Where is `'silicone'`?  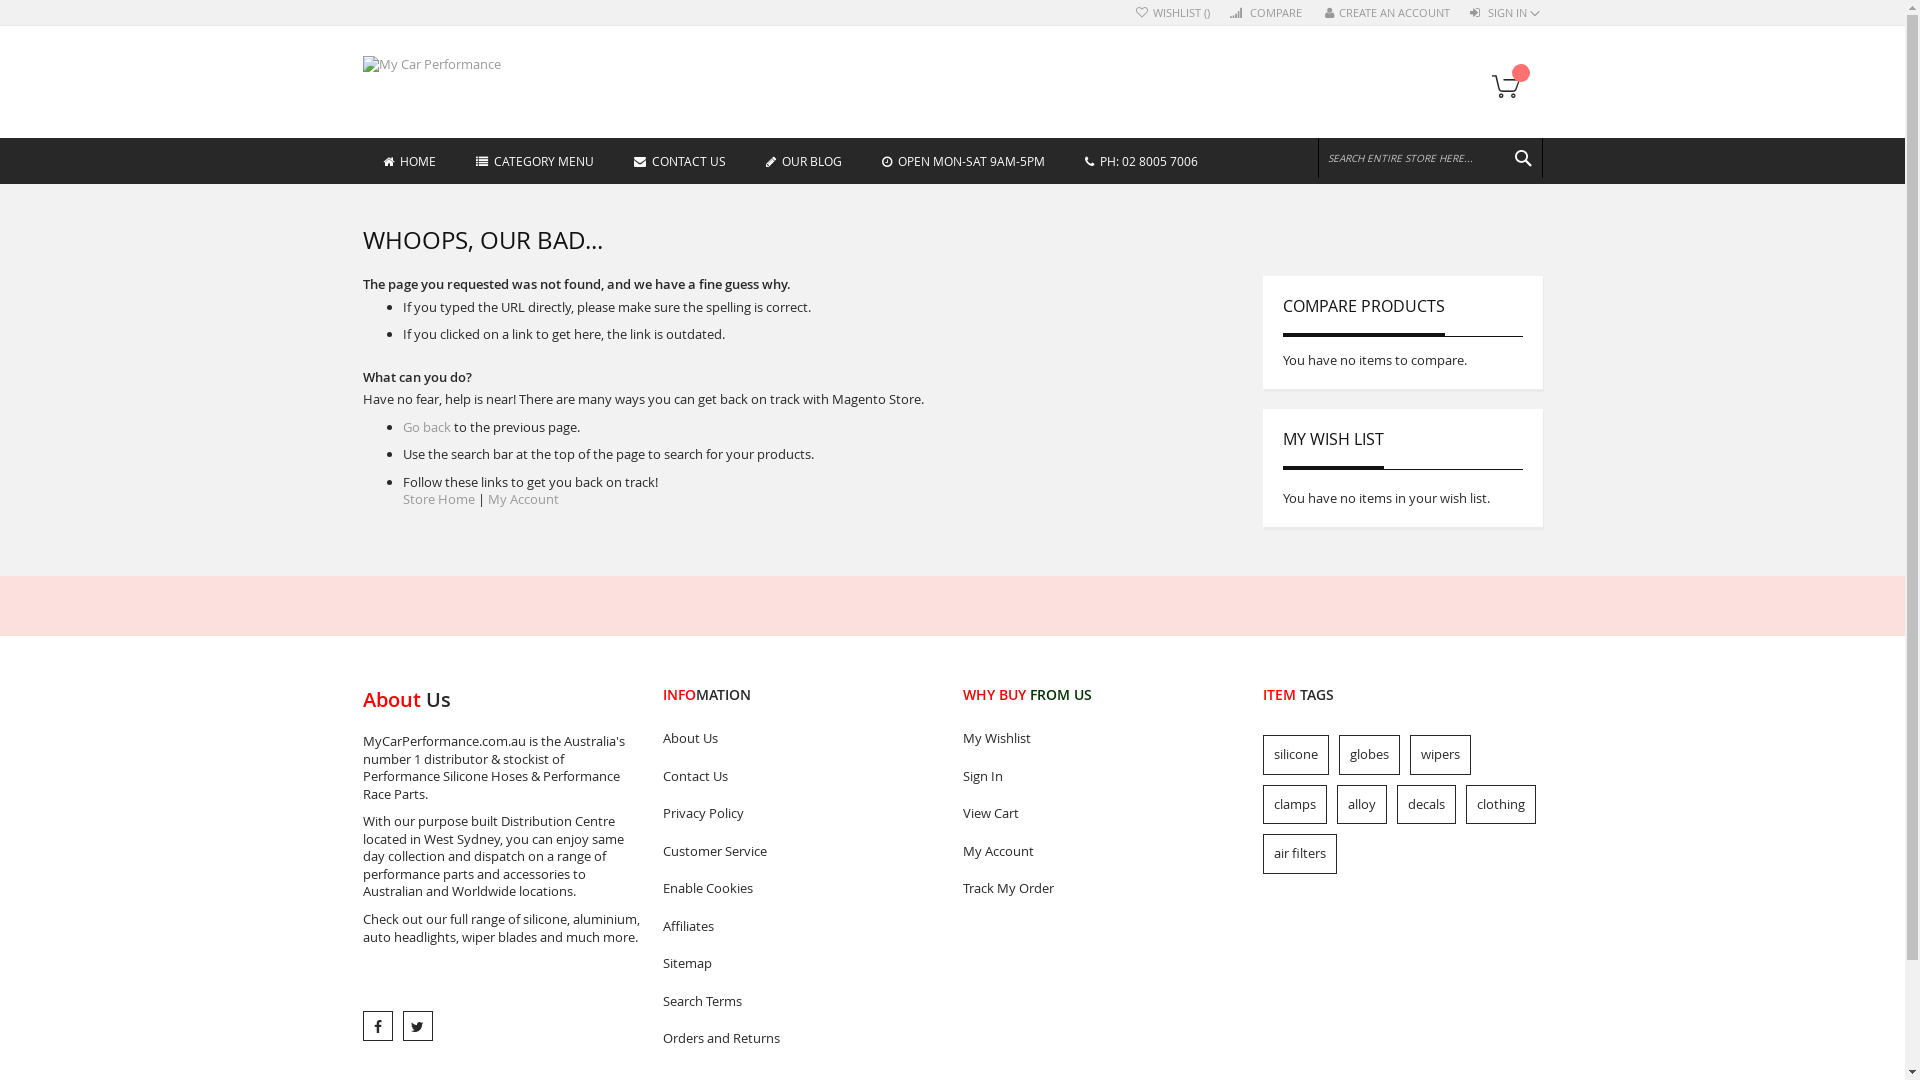
'silicone' is located at coordinates (1295, 755).